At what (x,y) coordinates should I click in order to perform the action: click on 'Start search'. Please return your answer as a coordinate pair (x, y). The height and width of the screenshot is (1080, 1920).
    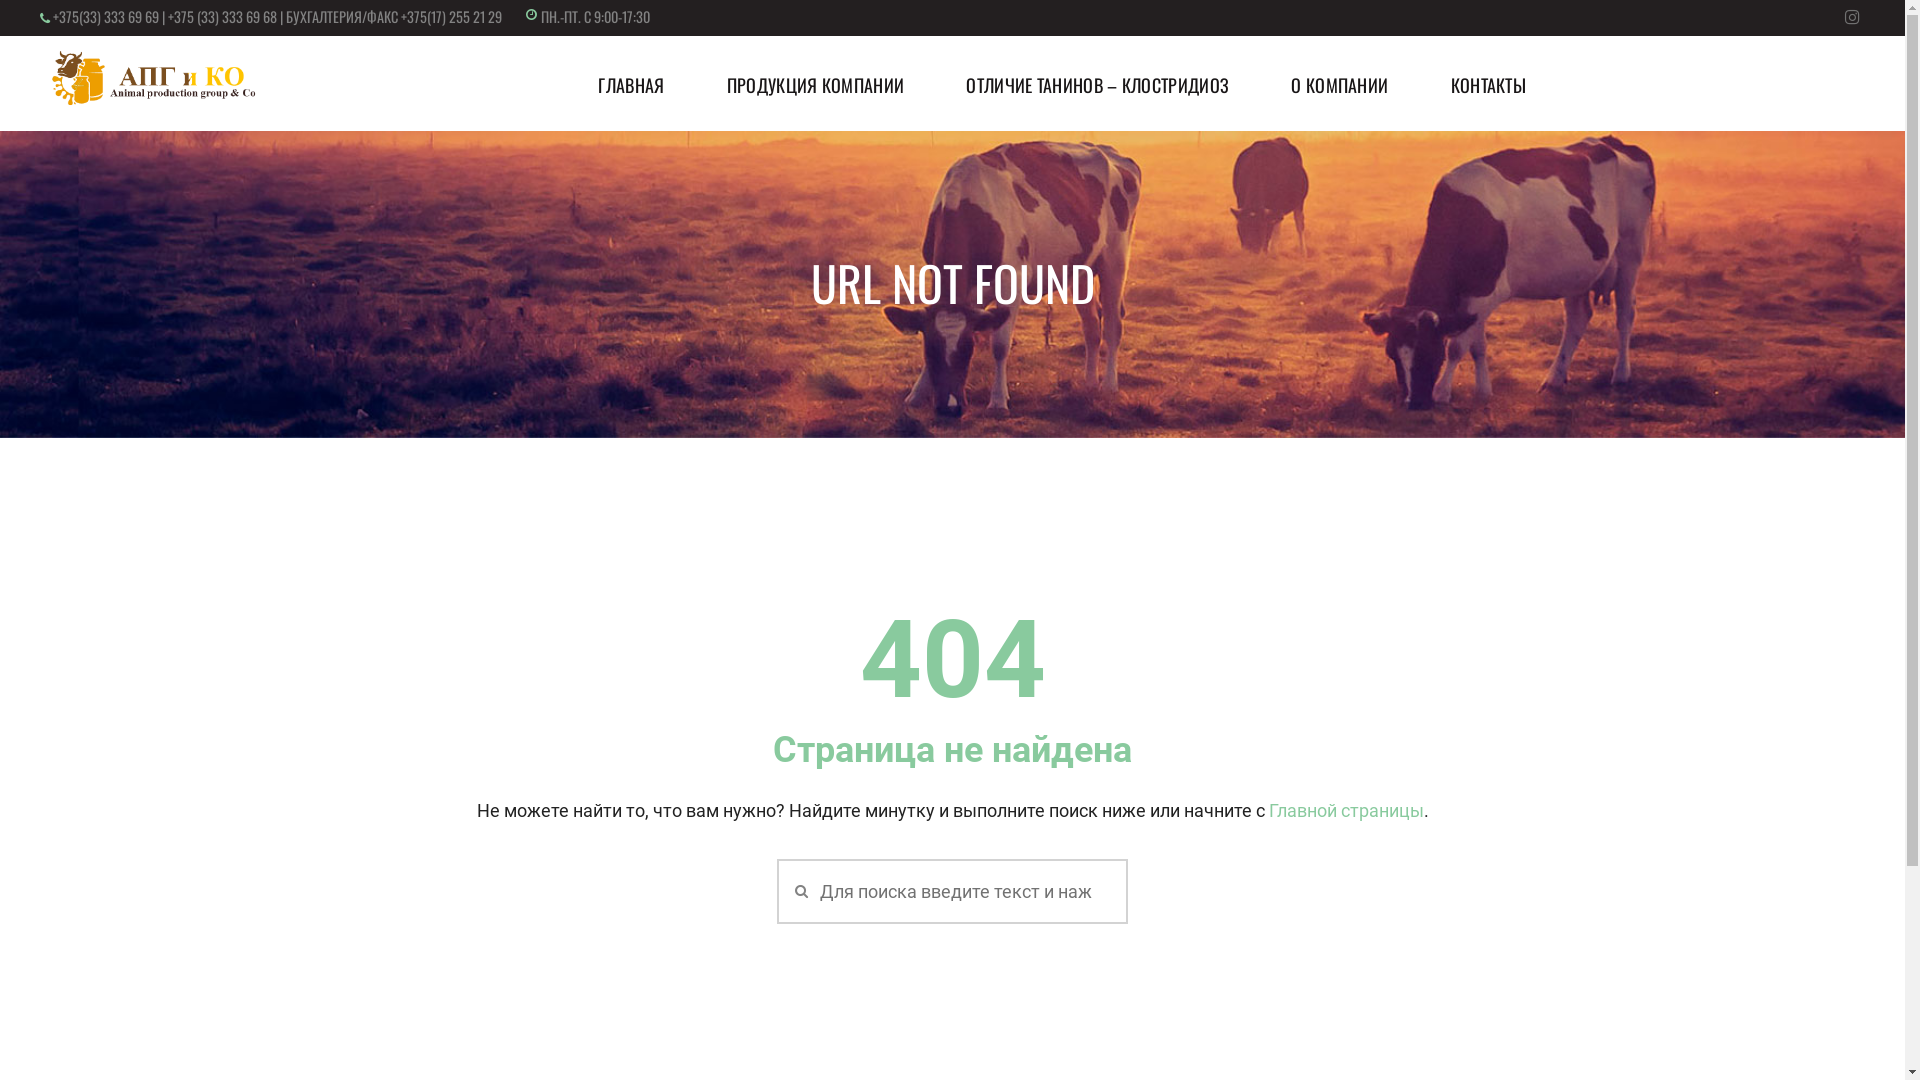
    Looking at the image, I should click on (797, 889).